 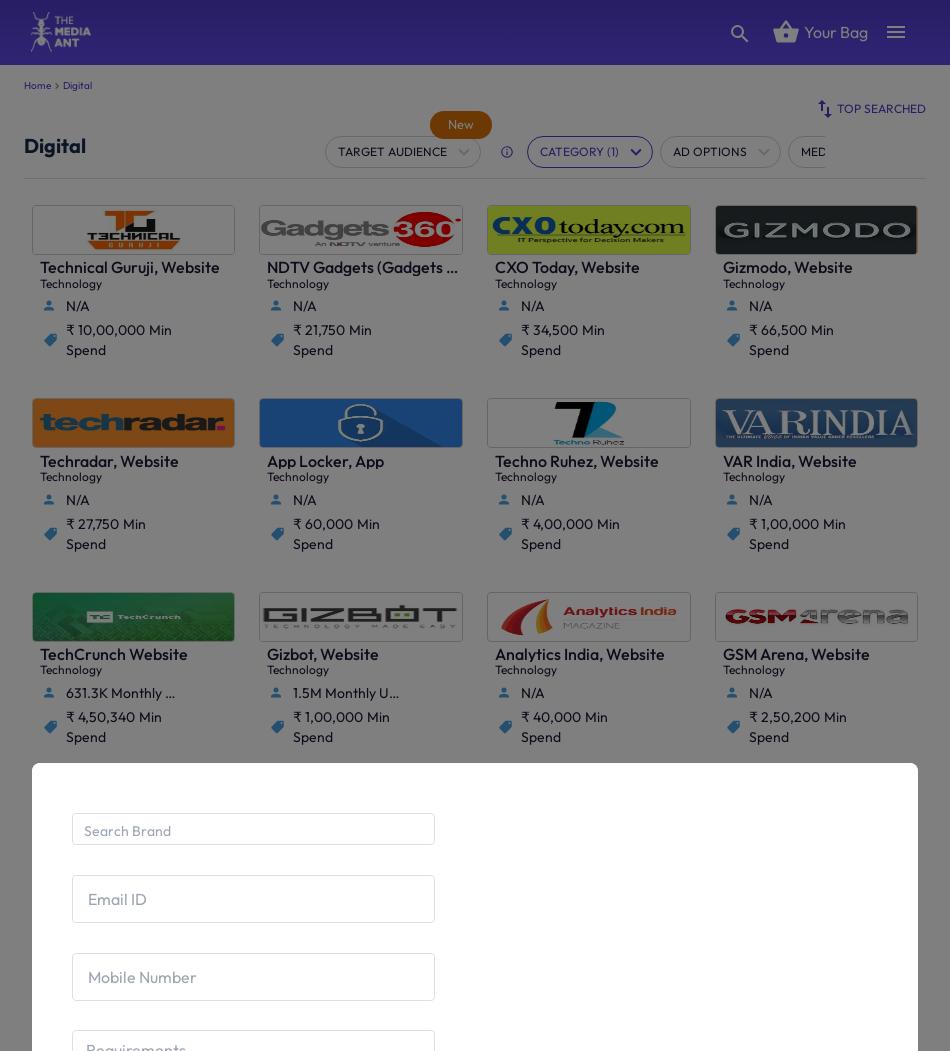 I want to click on 'Home', so click(x=36, y=85).